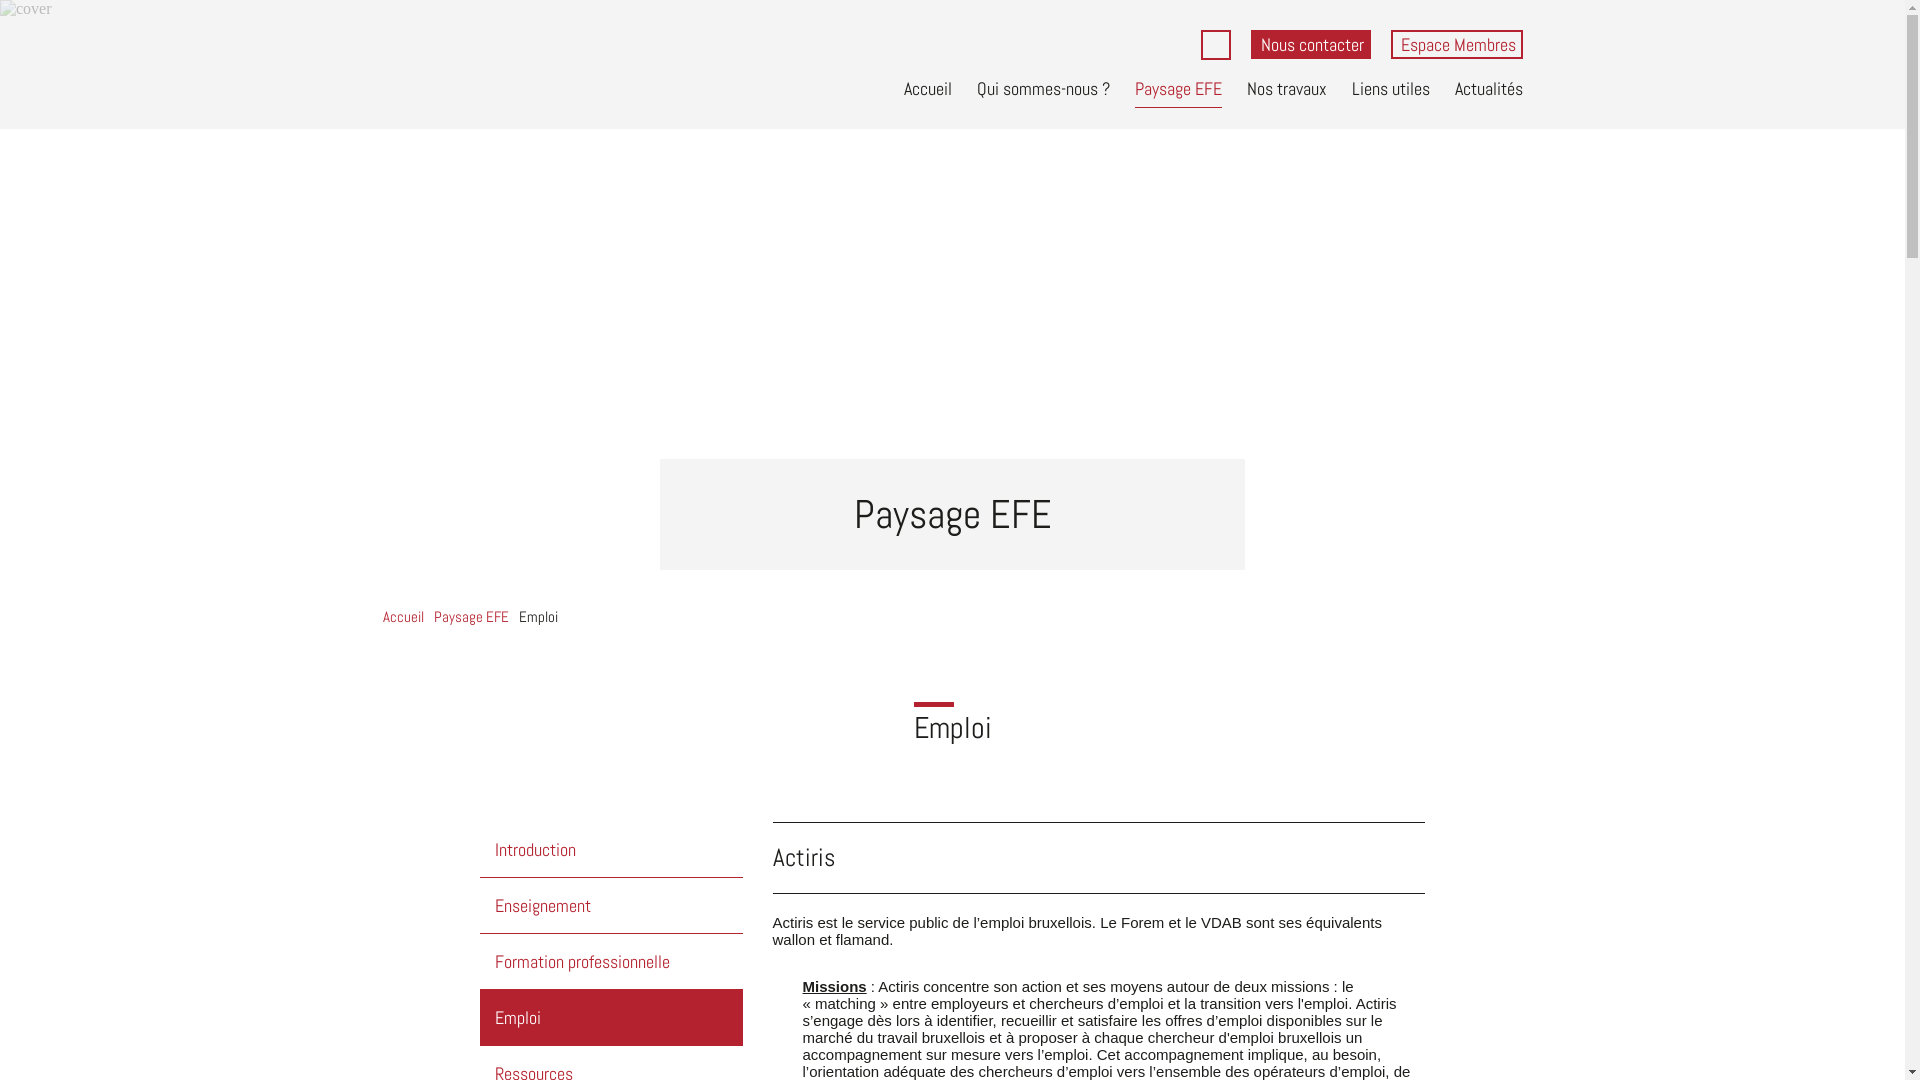  I want to click on 'Nos travaux', so click(1286, 82).